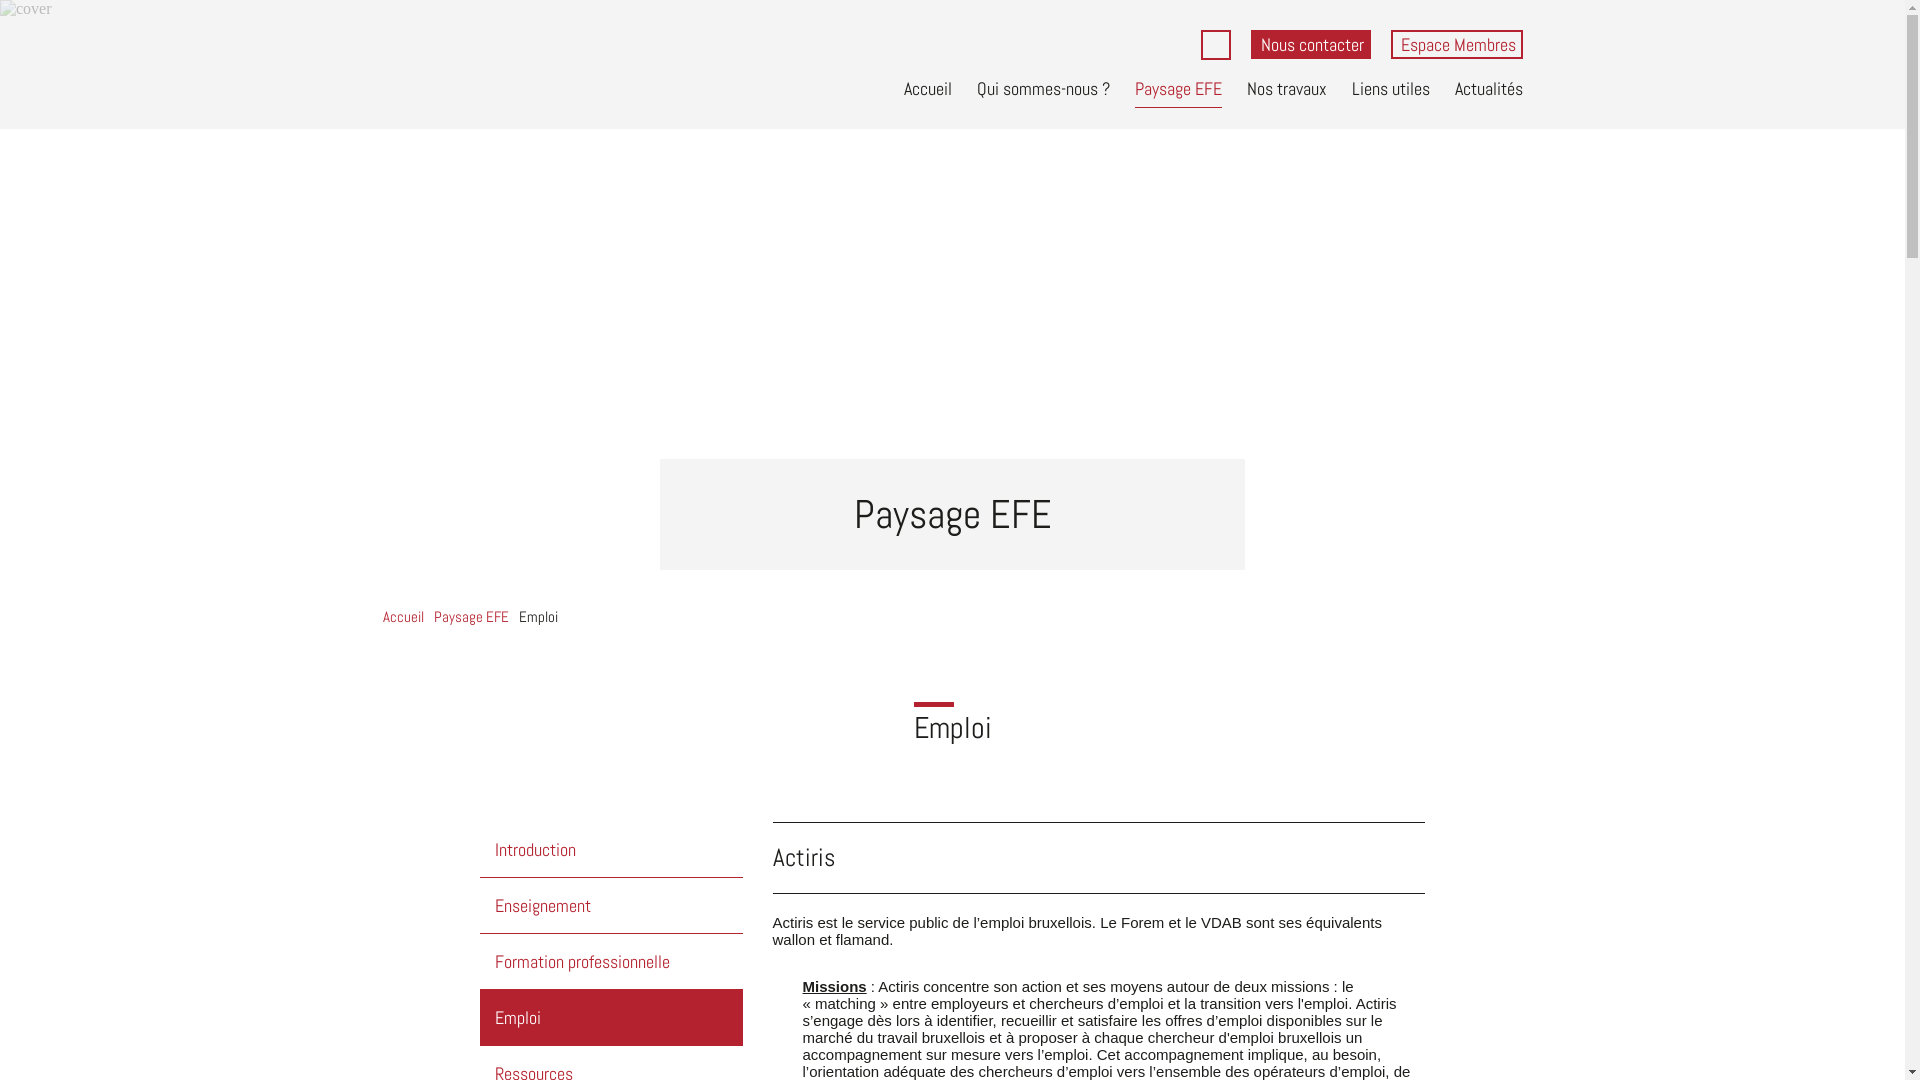  I want to click on 'Nos travaux', so click(1286, 82).